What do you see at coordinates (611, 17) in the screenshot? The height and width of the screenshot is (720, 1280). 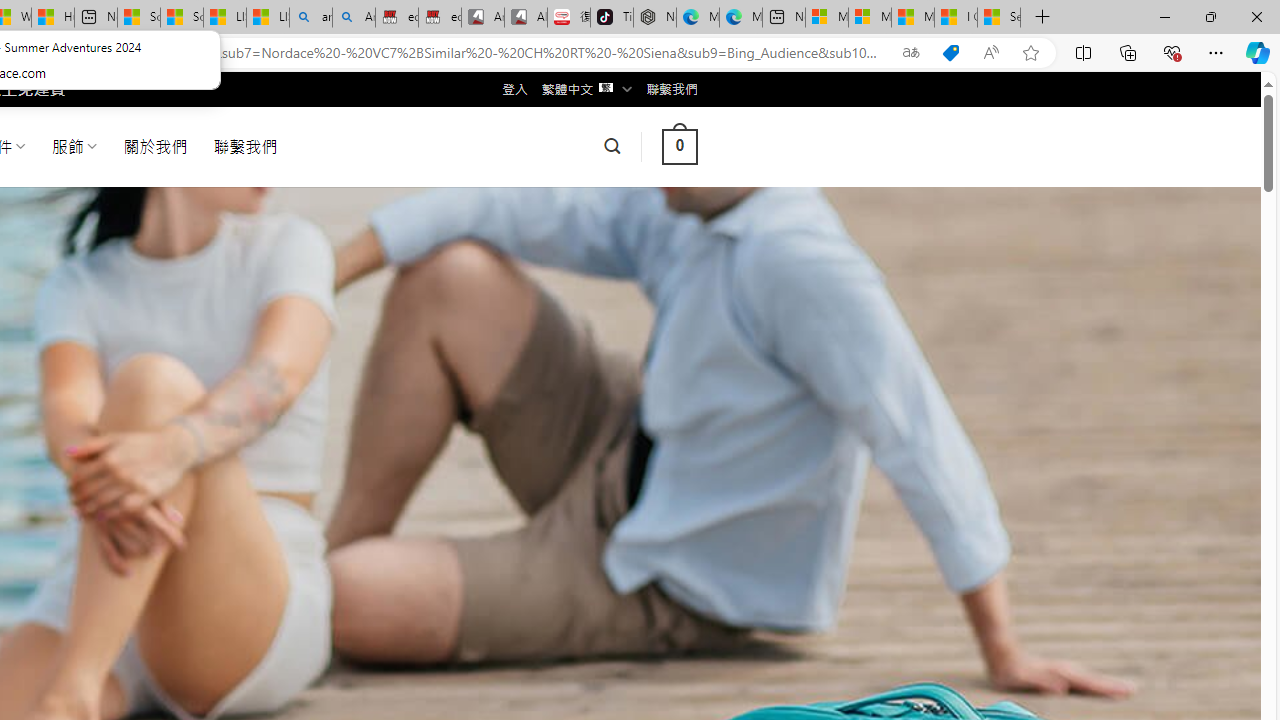 I see `'TikTok'` at bounding box center [611, 17].